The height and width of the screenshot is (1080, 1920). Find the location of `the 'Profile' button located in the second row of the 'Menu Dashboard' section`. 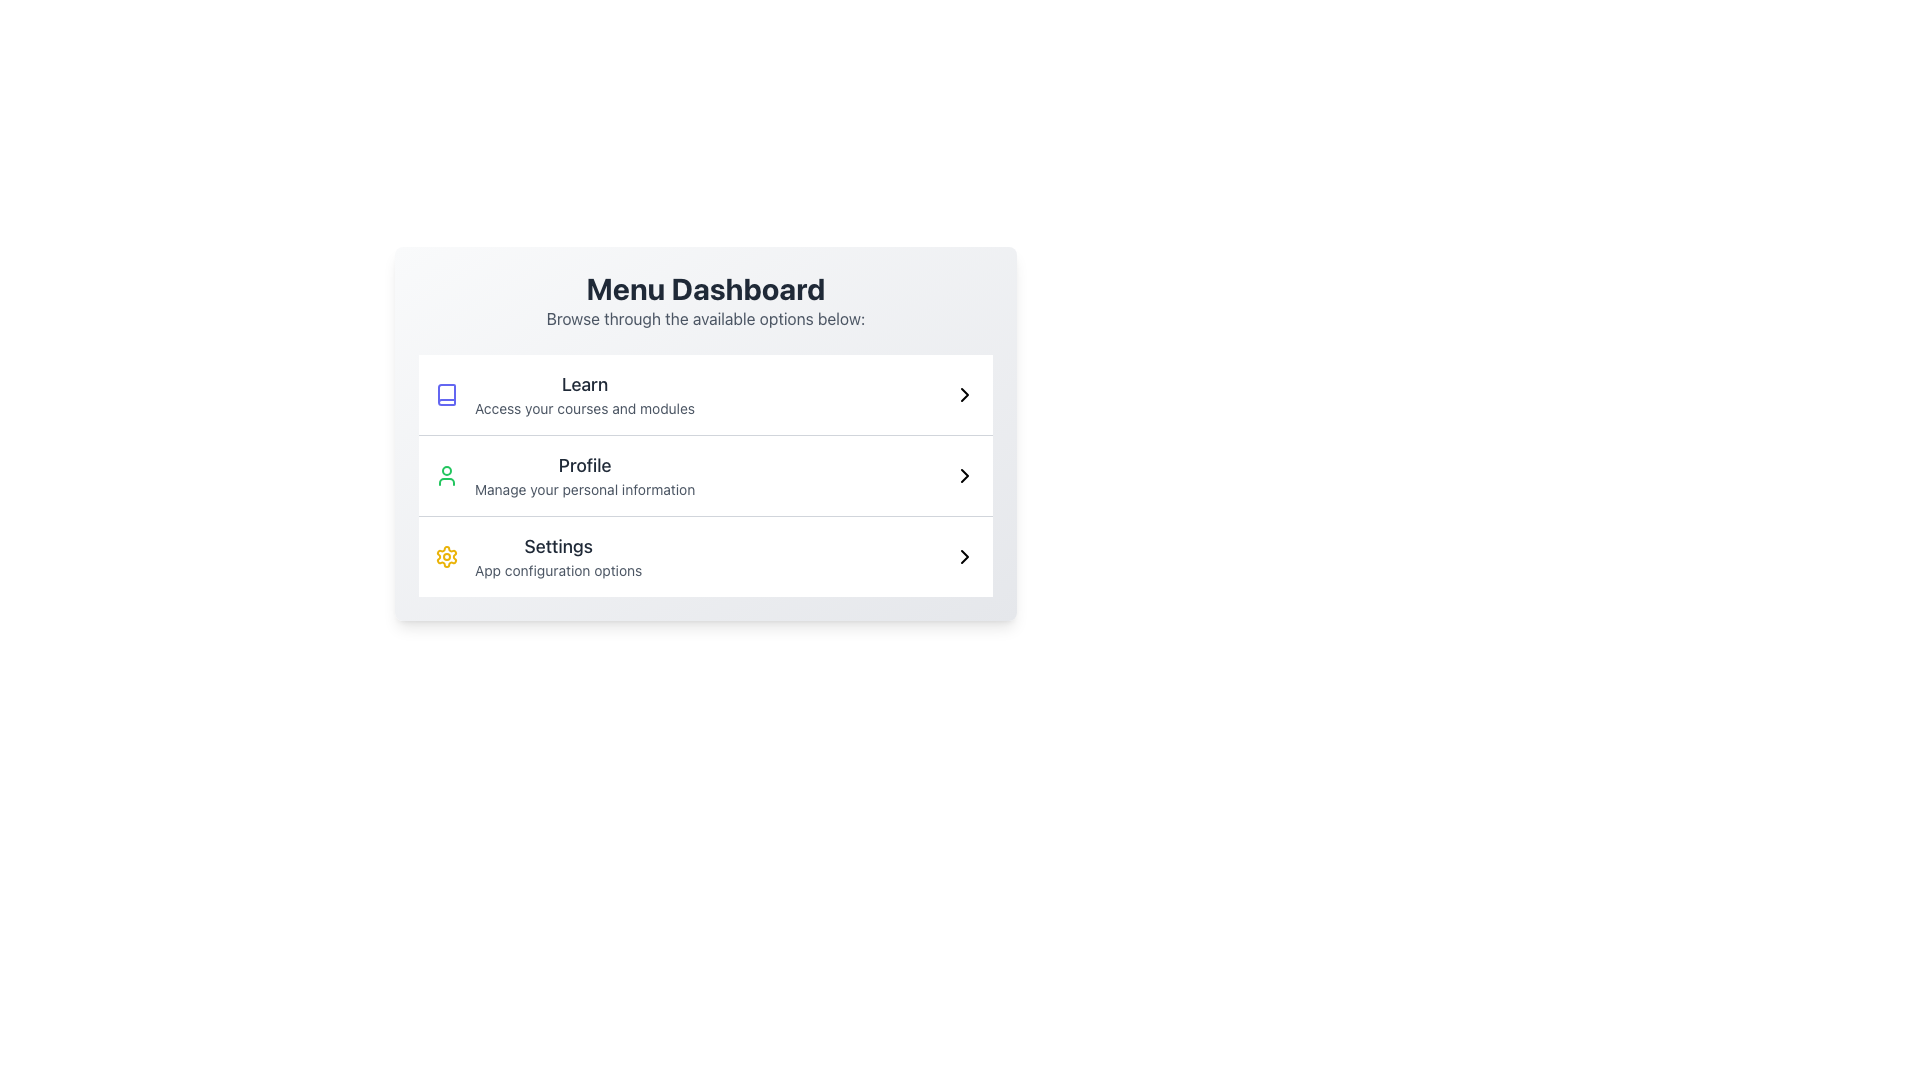

the 'Profile' button located in the second row of the 'Menu Dashboard' section is located at coordinates (705, 474).